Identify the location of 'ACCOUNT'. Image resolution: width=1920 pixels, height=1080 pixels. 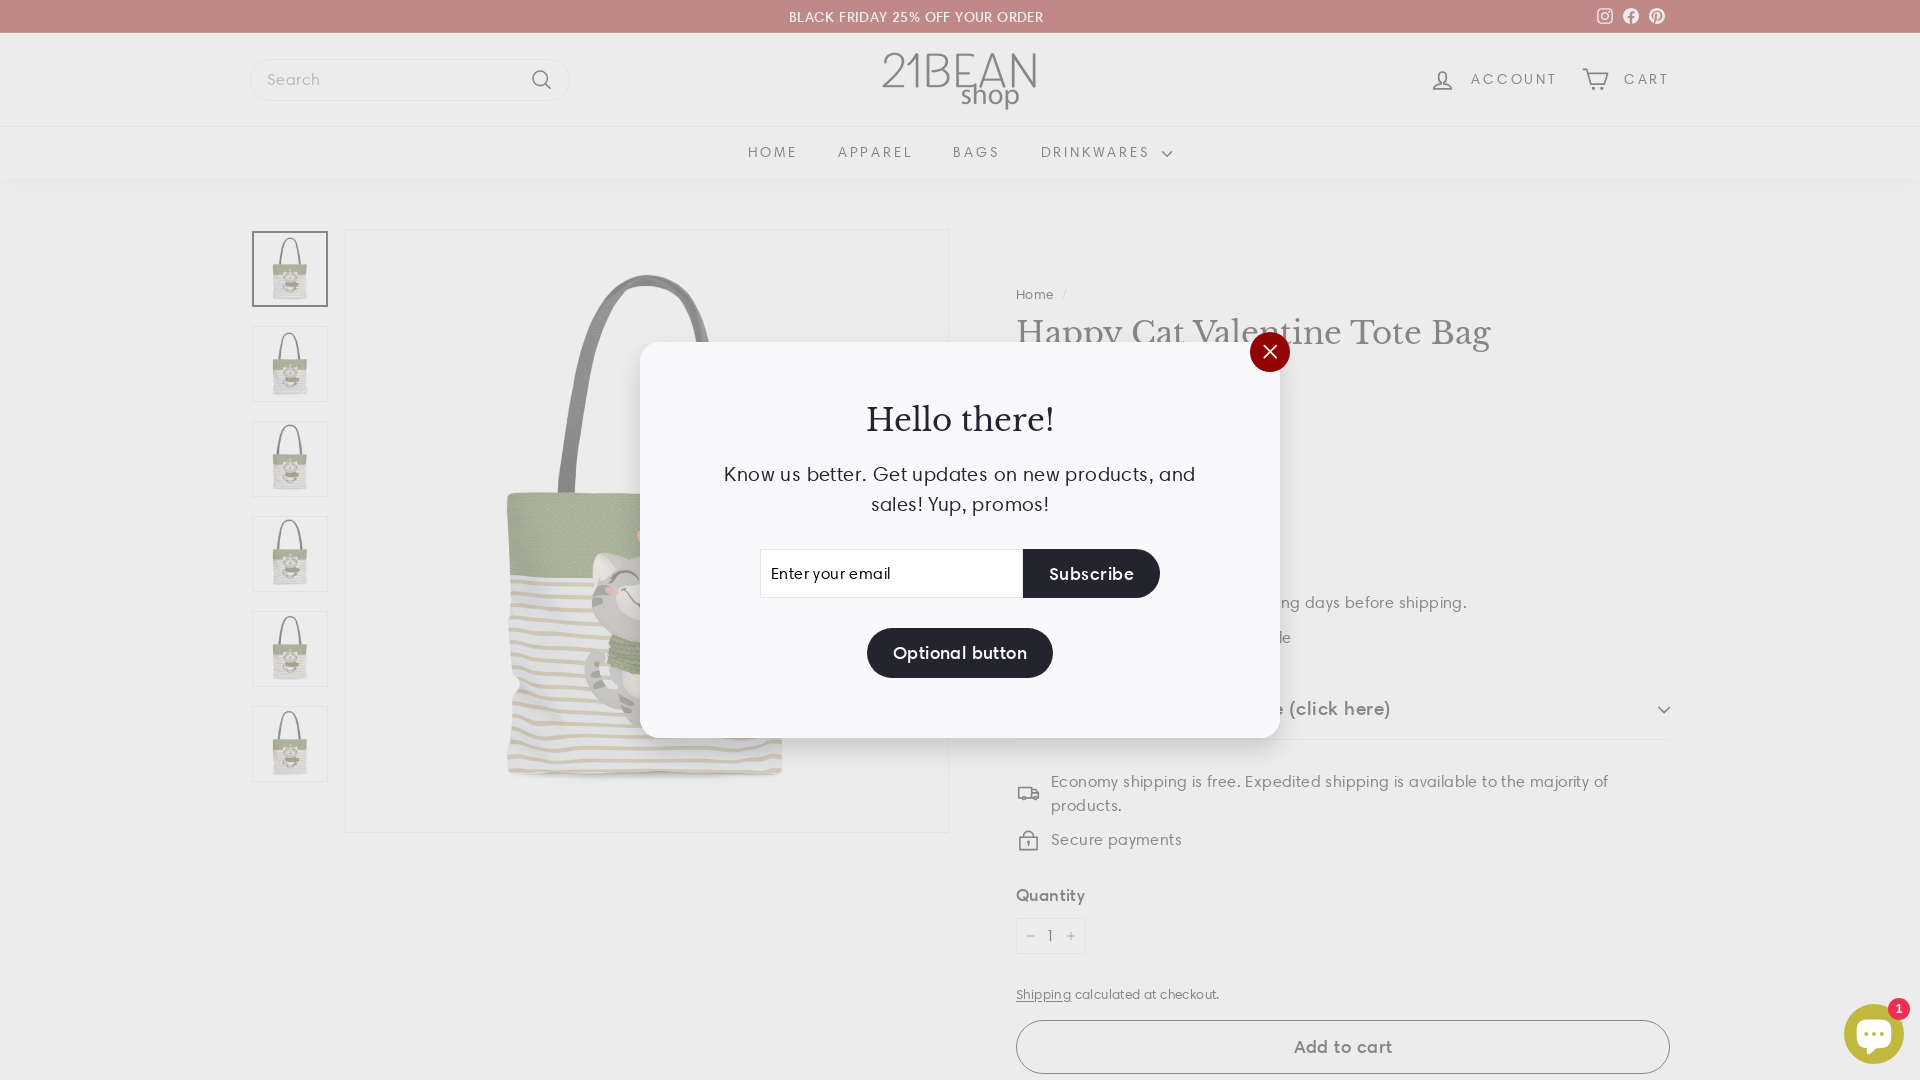
(1493, 78).